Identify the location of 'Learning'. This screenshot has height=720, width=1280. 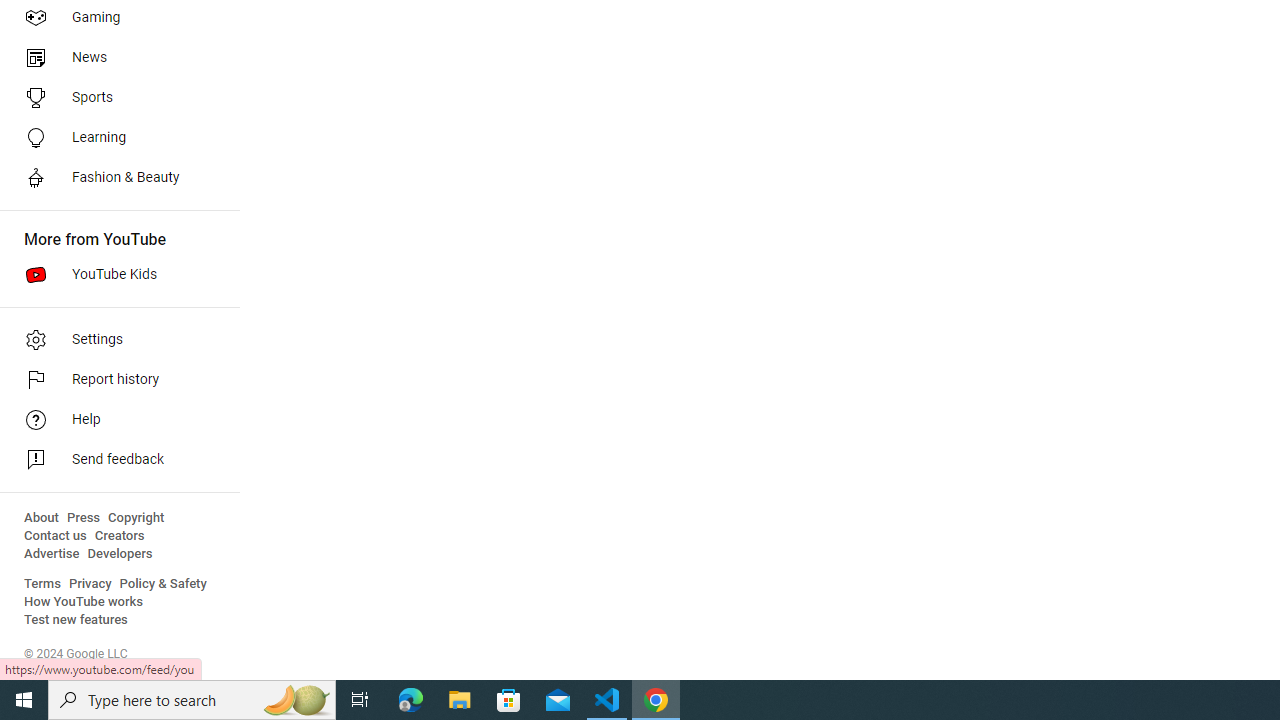
(112, 136).